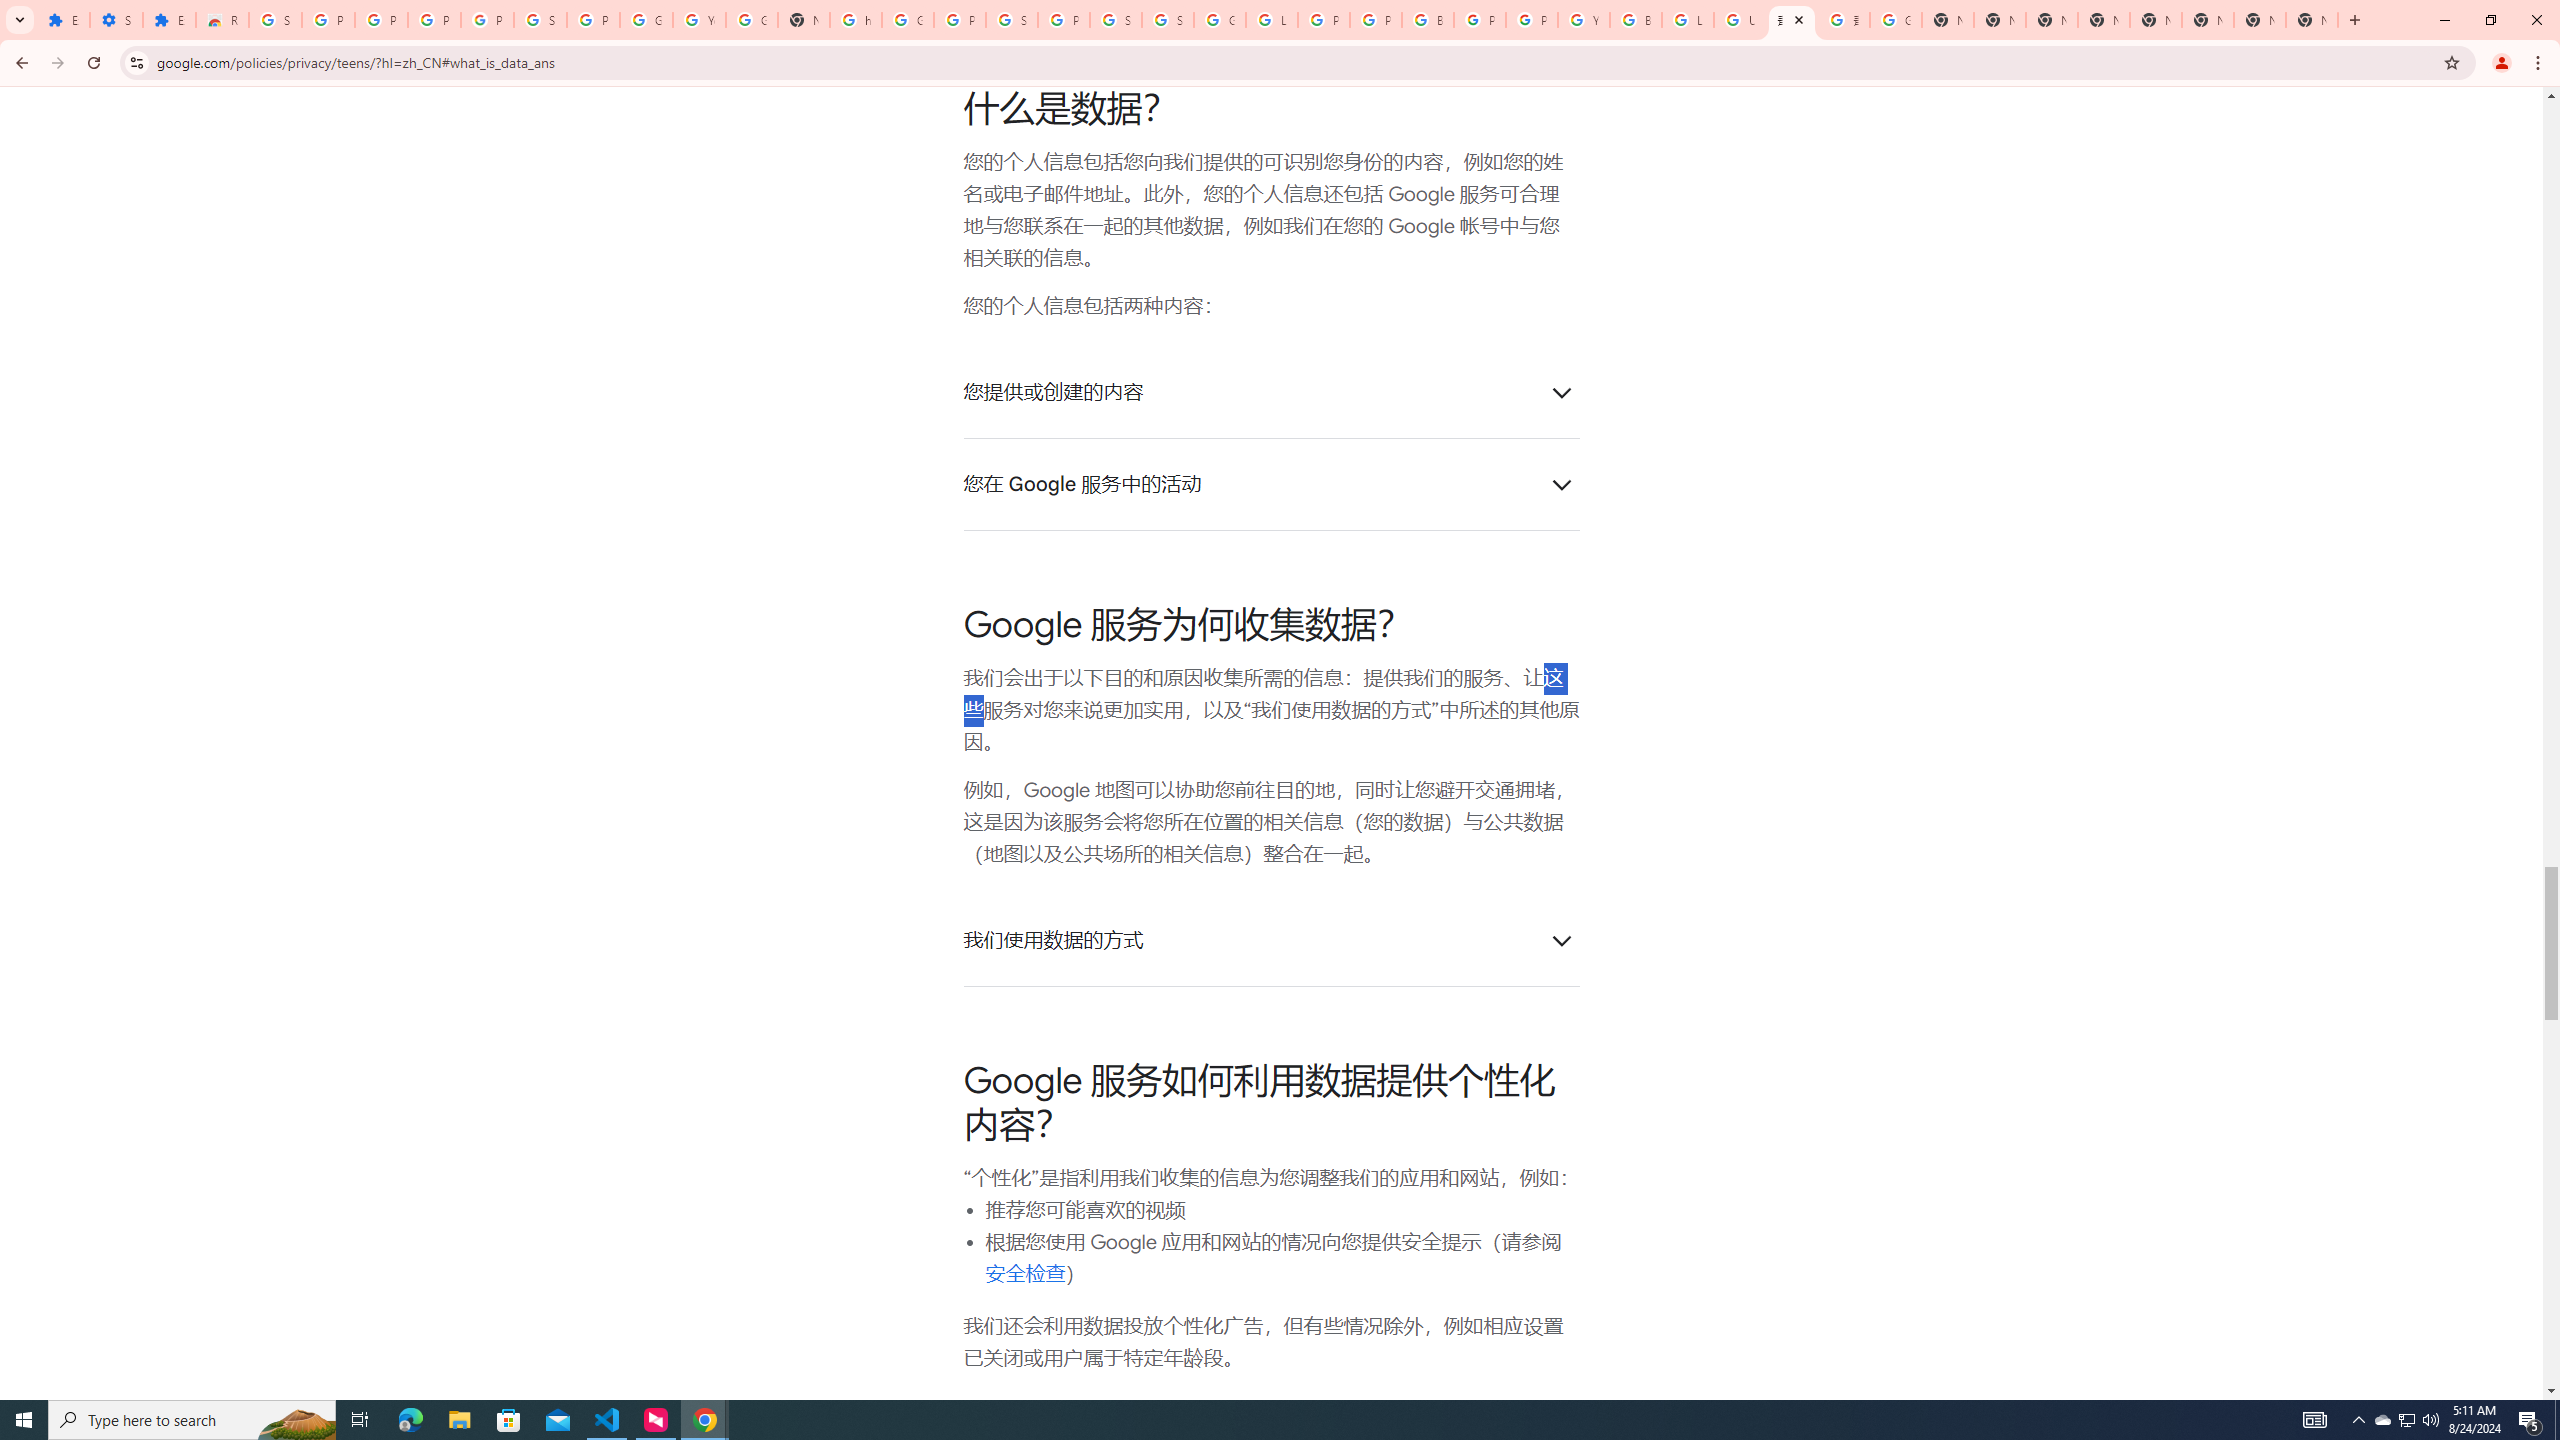 The height and width of the screenshot is (1440, 2560). I want to click on 'YouTube', so click(697, 19).